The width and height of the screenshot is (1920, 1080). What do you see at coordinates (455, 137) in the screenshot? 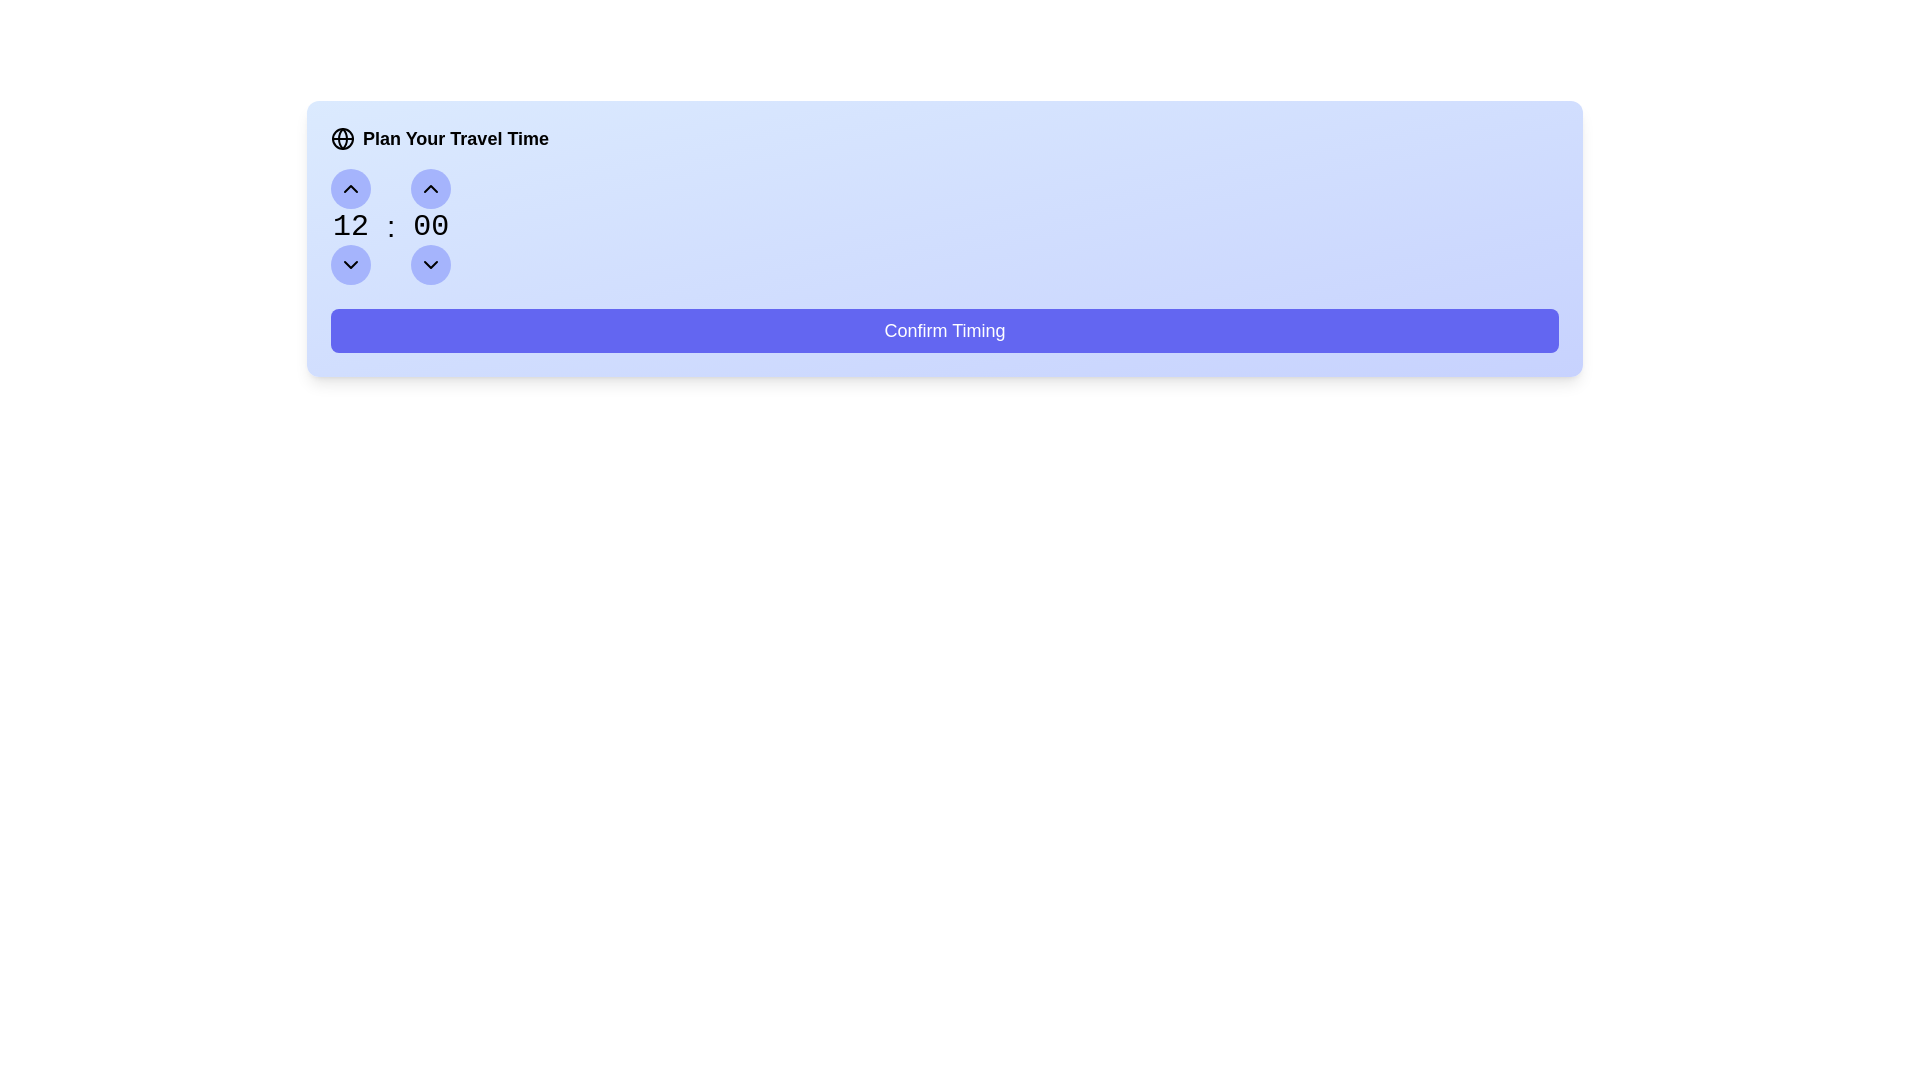
I see `the bolded text label that reads 'Plan Your Travel Time', which is prominently displayed near the top of the interface and positioned to the right of a globe icon` at bounding box center [455, 137].